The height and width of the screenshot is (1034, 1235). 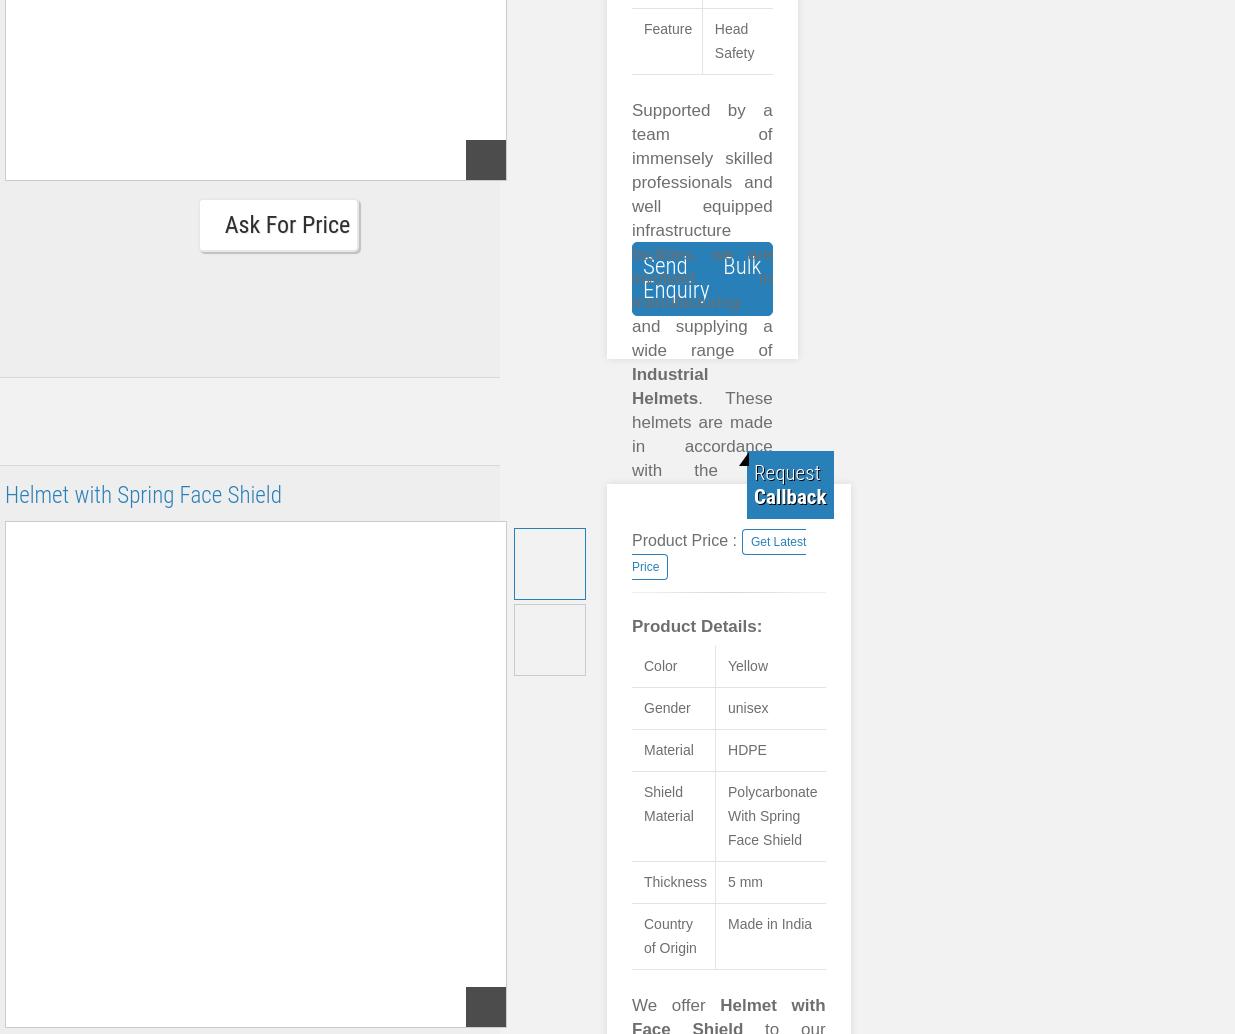 I want to click on 'Fine finish', so click(x=698, y=853).